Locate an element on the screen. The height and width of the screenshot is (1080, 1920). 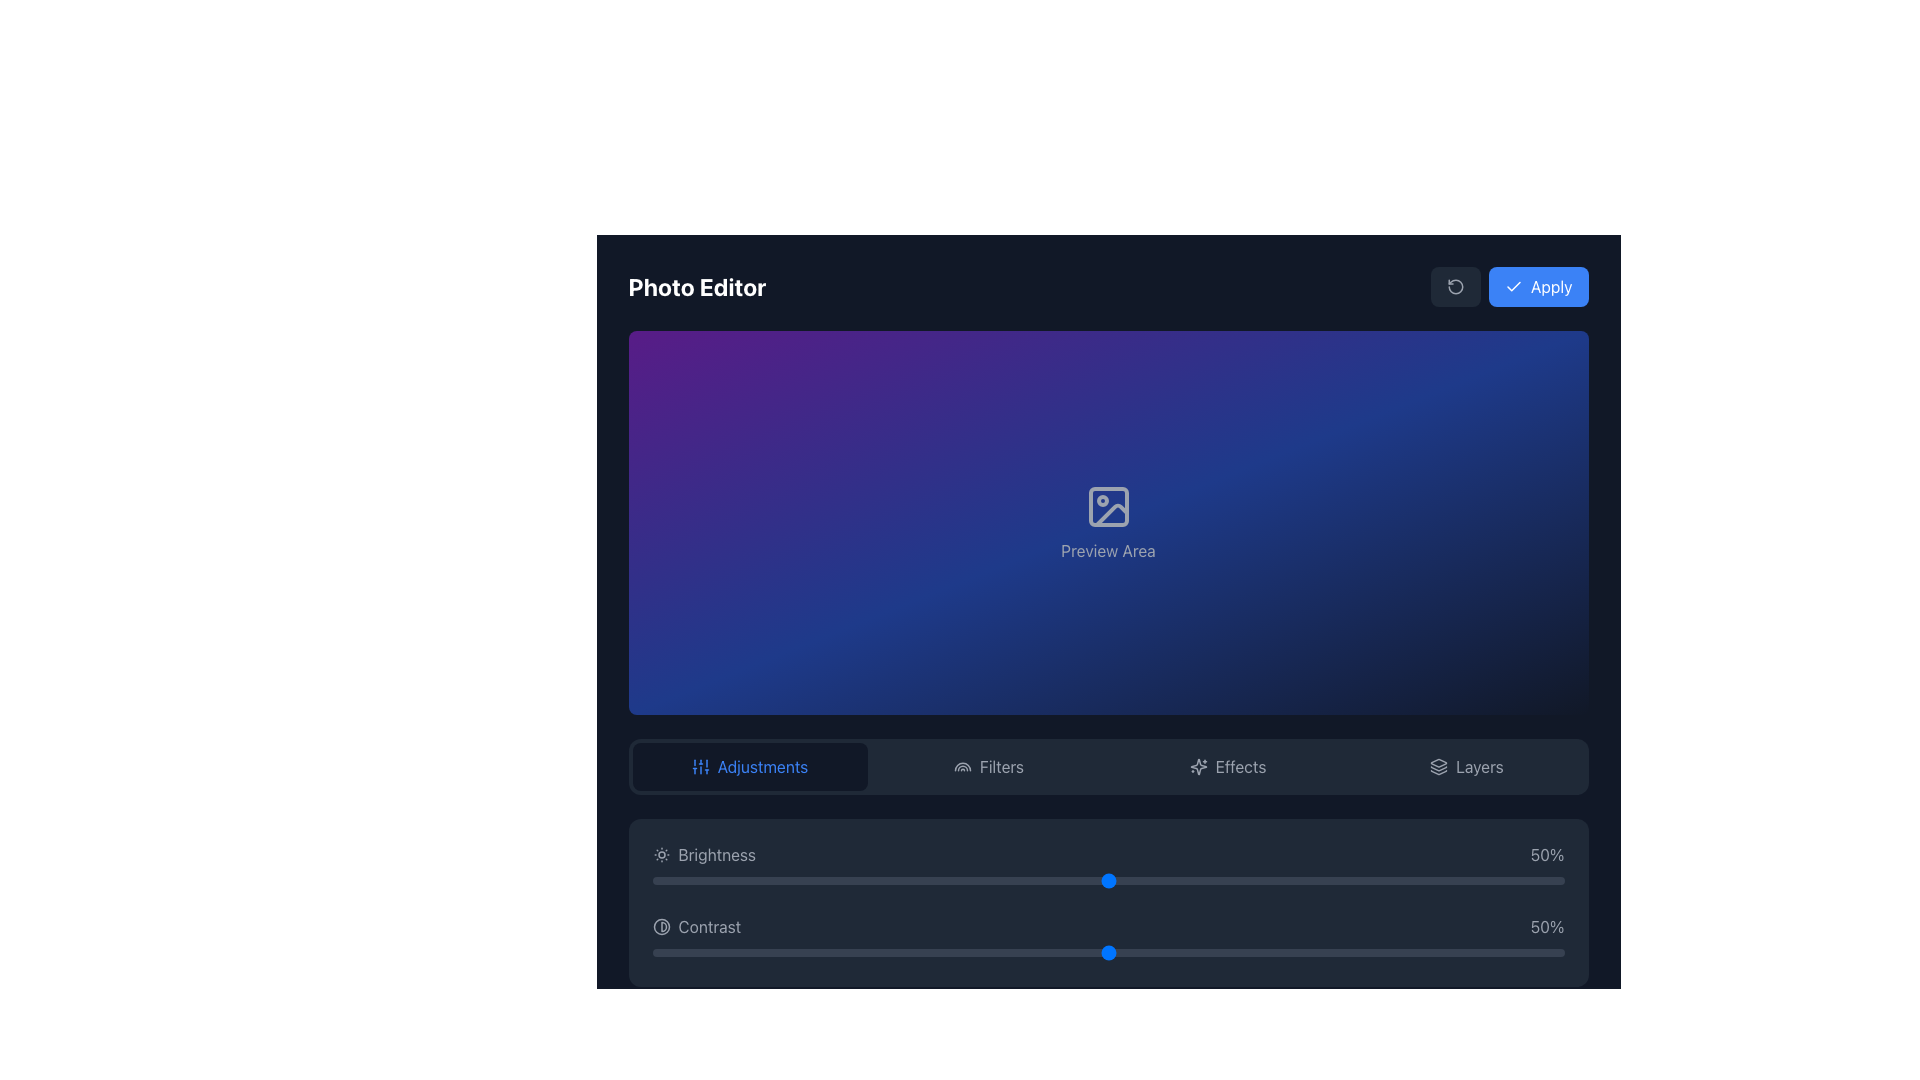
the circular brightness icon with a central dot and sun-like rays, located to the left of the 'Brightness' text at the bottom center of the interface is located at coordinates (661, 855).